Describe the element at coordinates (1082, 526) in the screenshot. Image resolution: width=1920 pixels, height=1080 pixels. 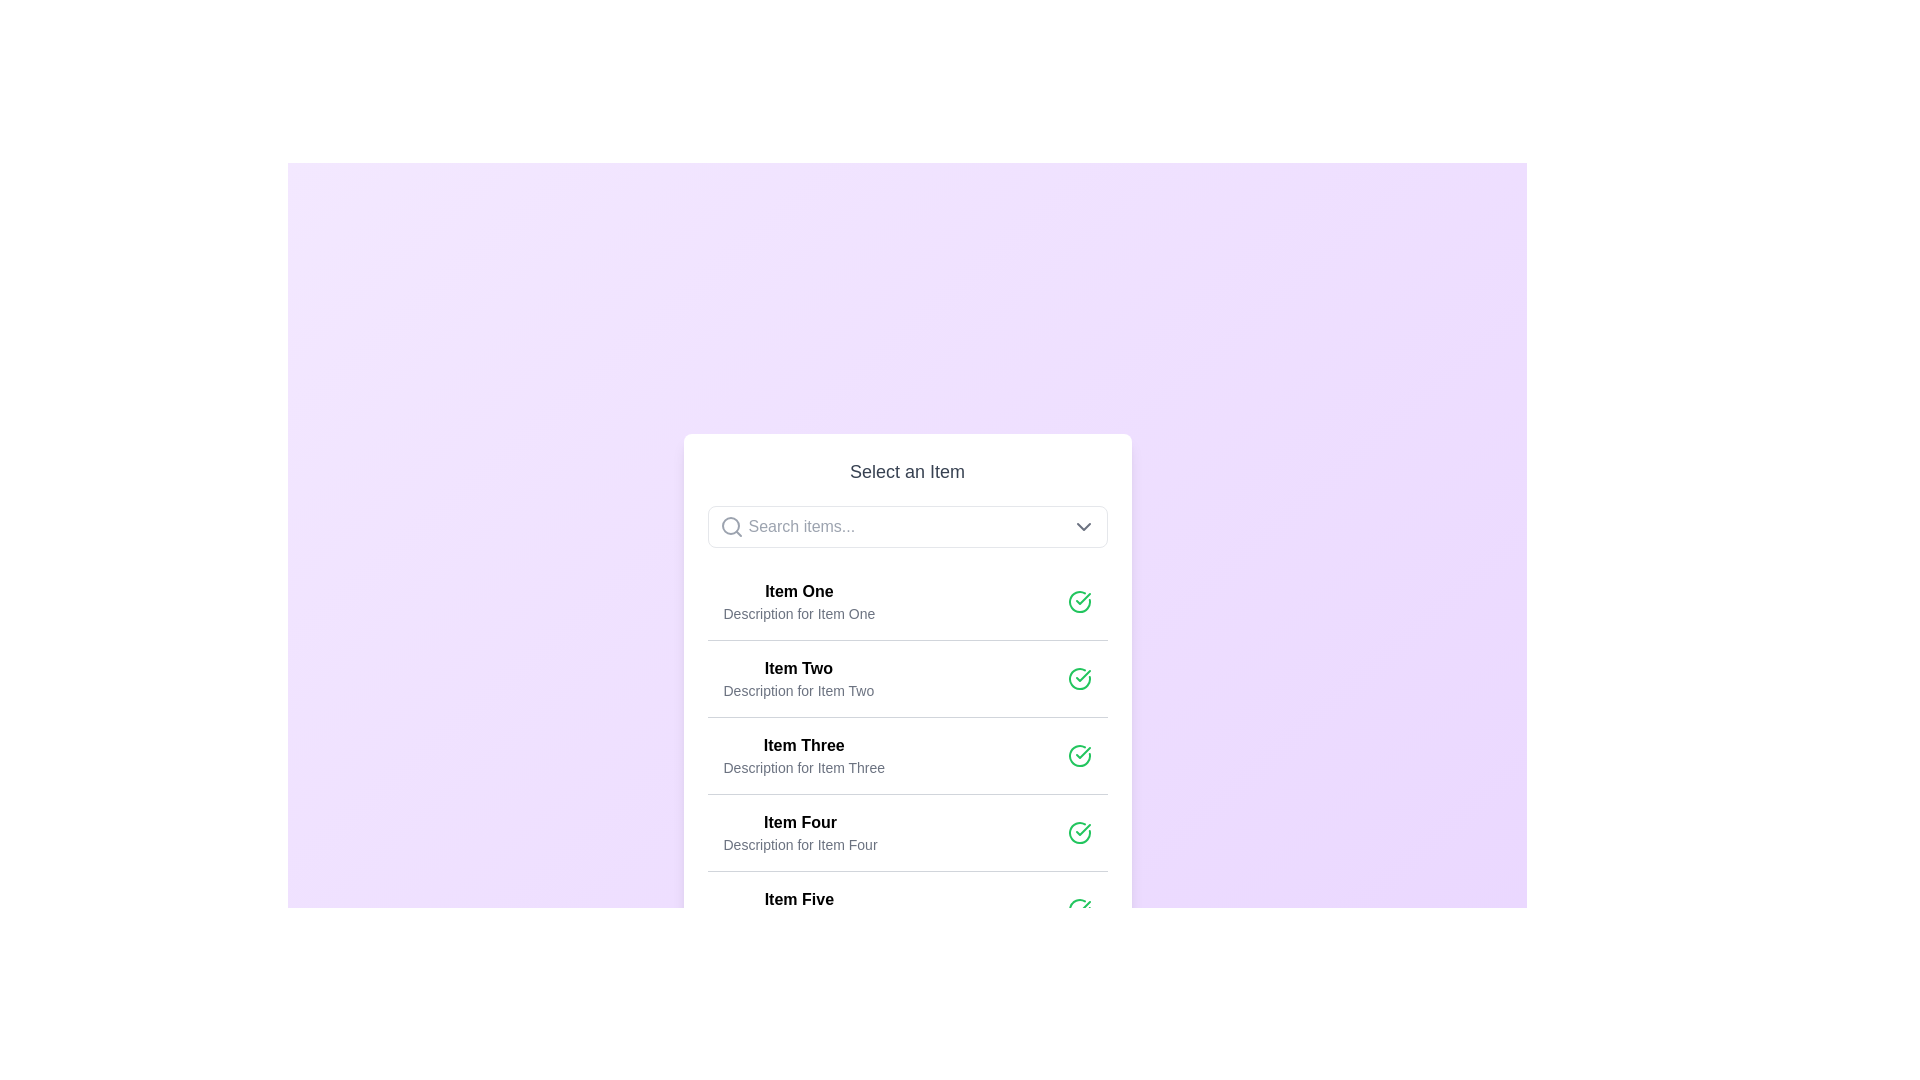
I see `the downward-facing chevron icon, which is positioned inside the search input field at the right edge` at that location.